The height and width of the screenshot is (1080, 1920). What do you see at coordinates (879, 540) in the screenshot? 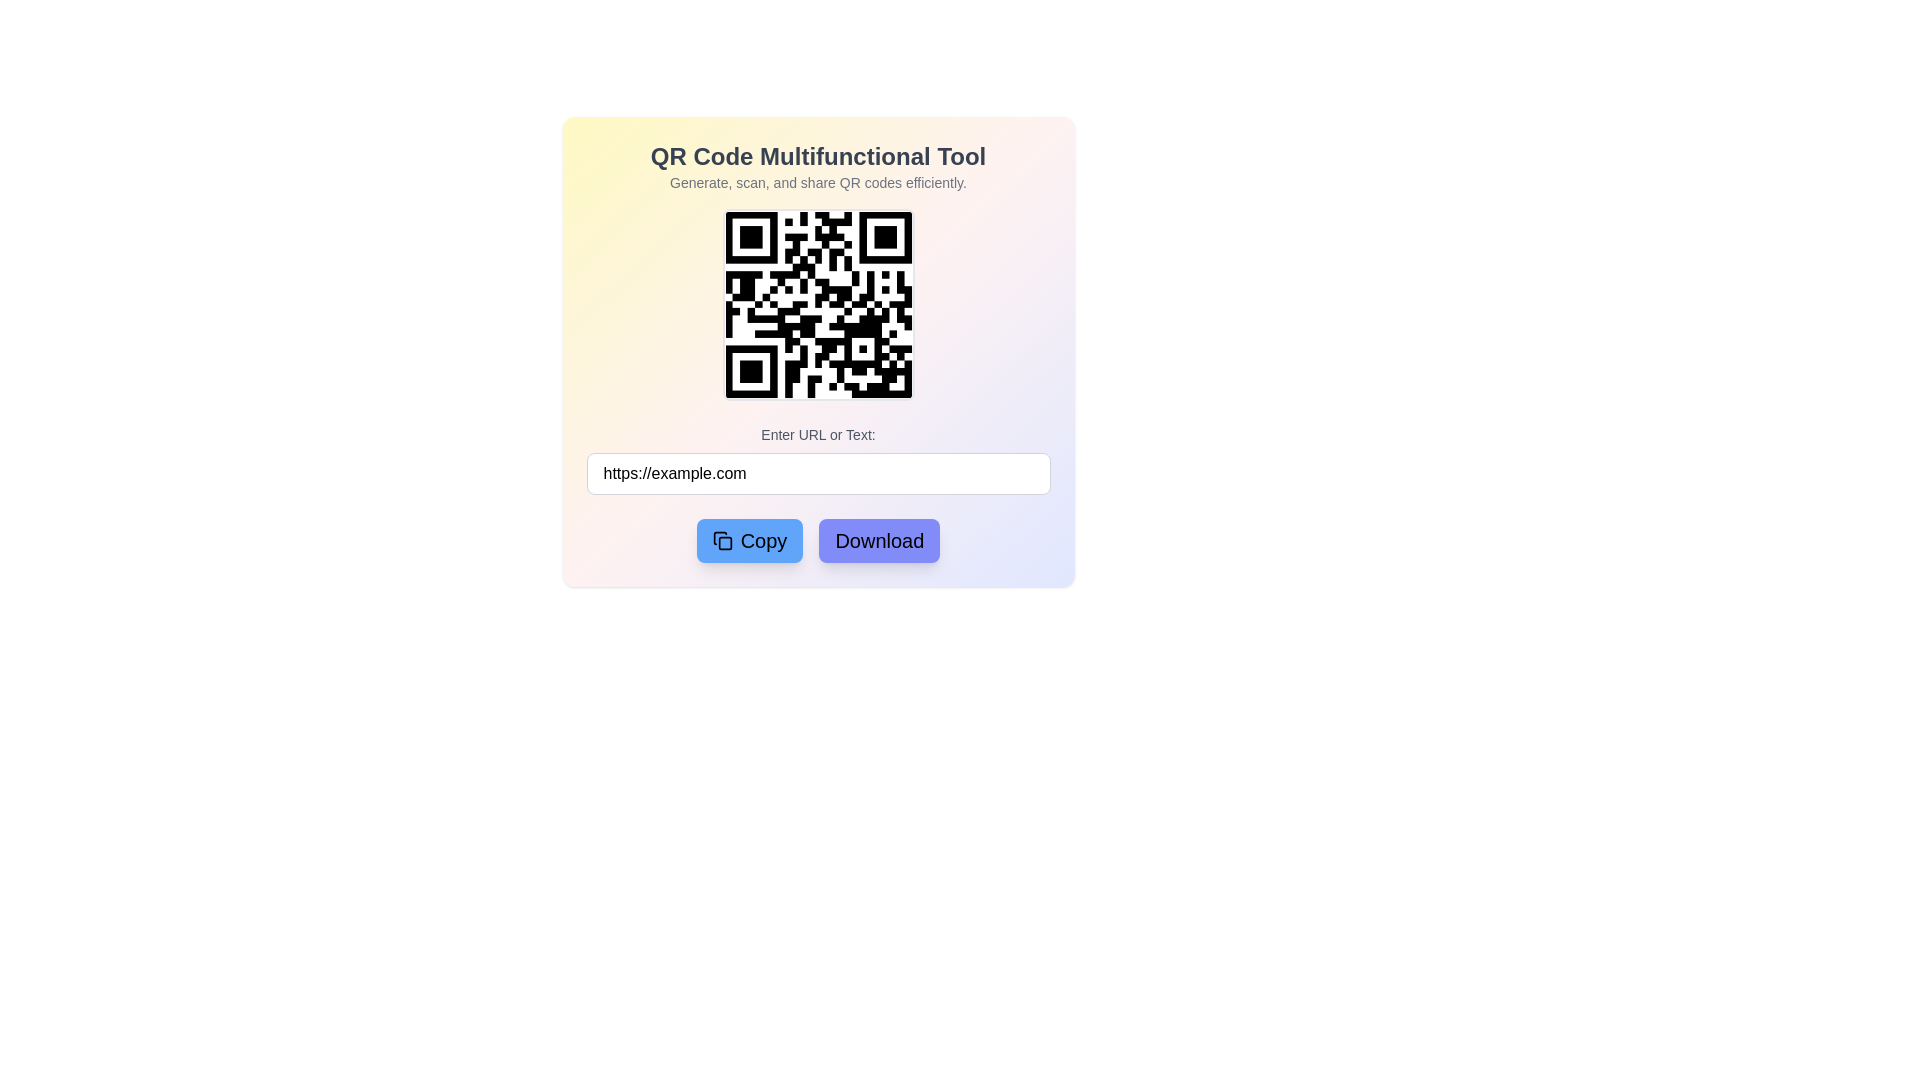
I see `the download button located to the right of the 'Copy' button in the lower center of the interface` at bounding box center [879, 540].